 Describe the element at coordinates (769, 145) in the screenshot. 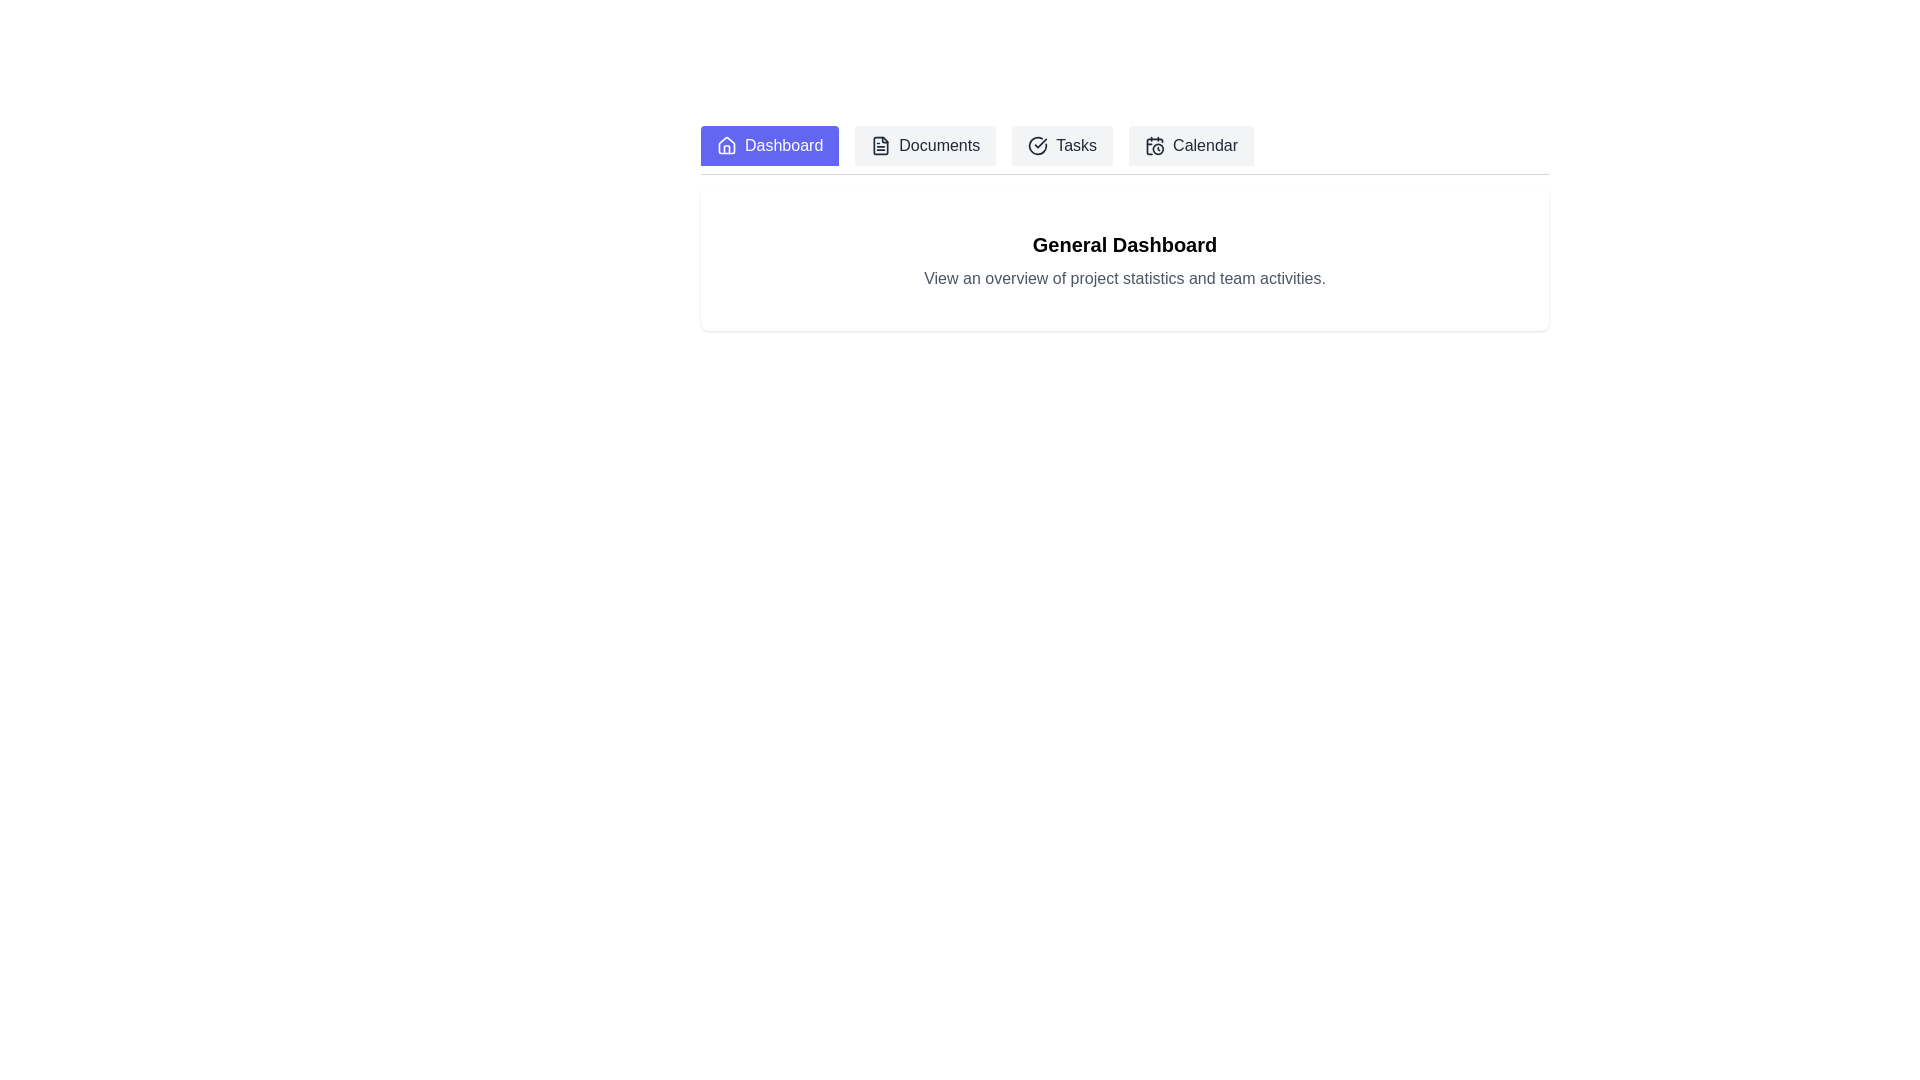

I see `the 'Dashboard' button, which is a horizontally rectangular button with rounded corners, a blue background, and white text` at that location.